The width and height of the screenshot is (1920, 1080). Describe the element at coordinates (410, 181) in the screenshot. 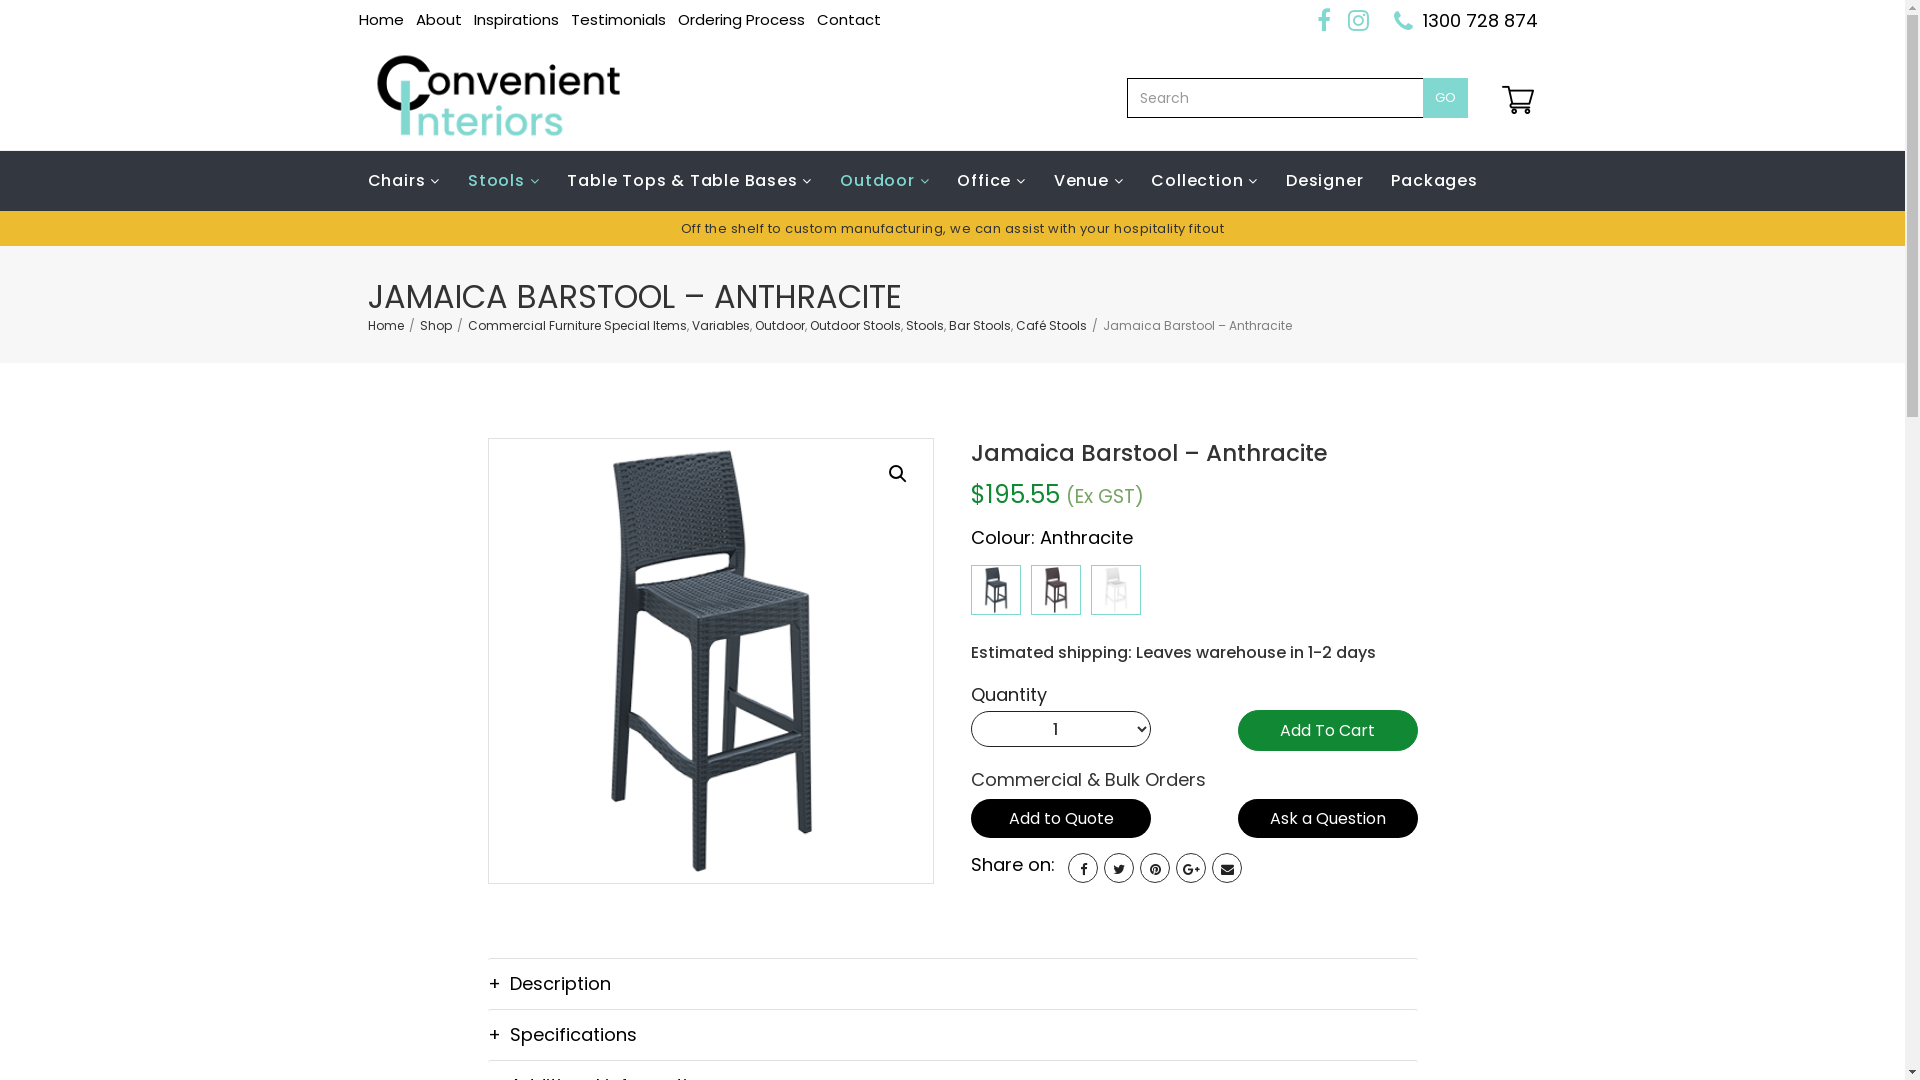

I see `'Chairs'` at that location.